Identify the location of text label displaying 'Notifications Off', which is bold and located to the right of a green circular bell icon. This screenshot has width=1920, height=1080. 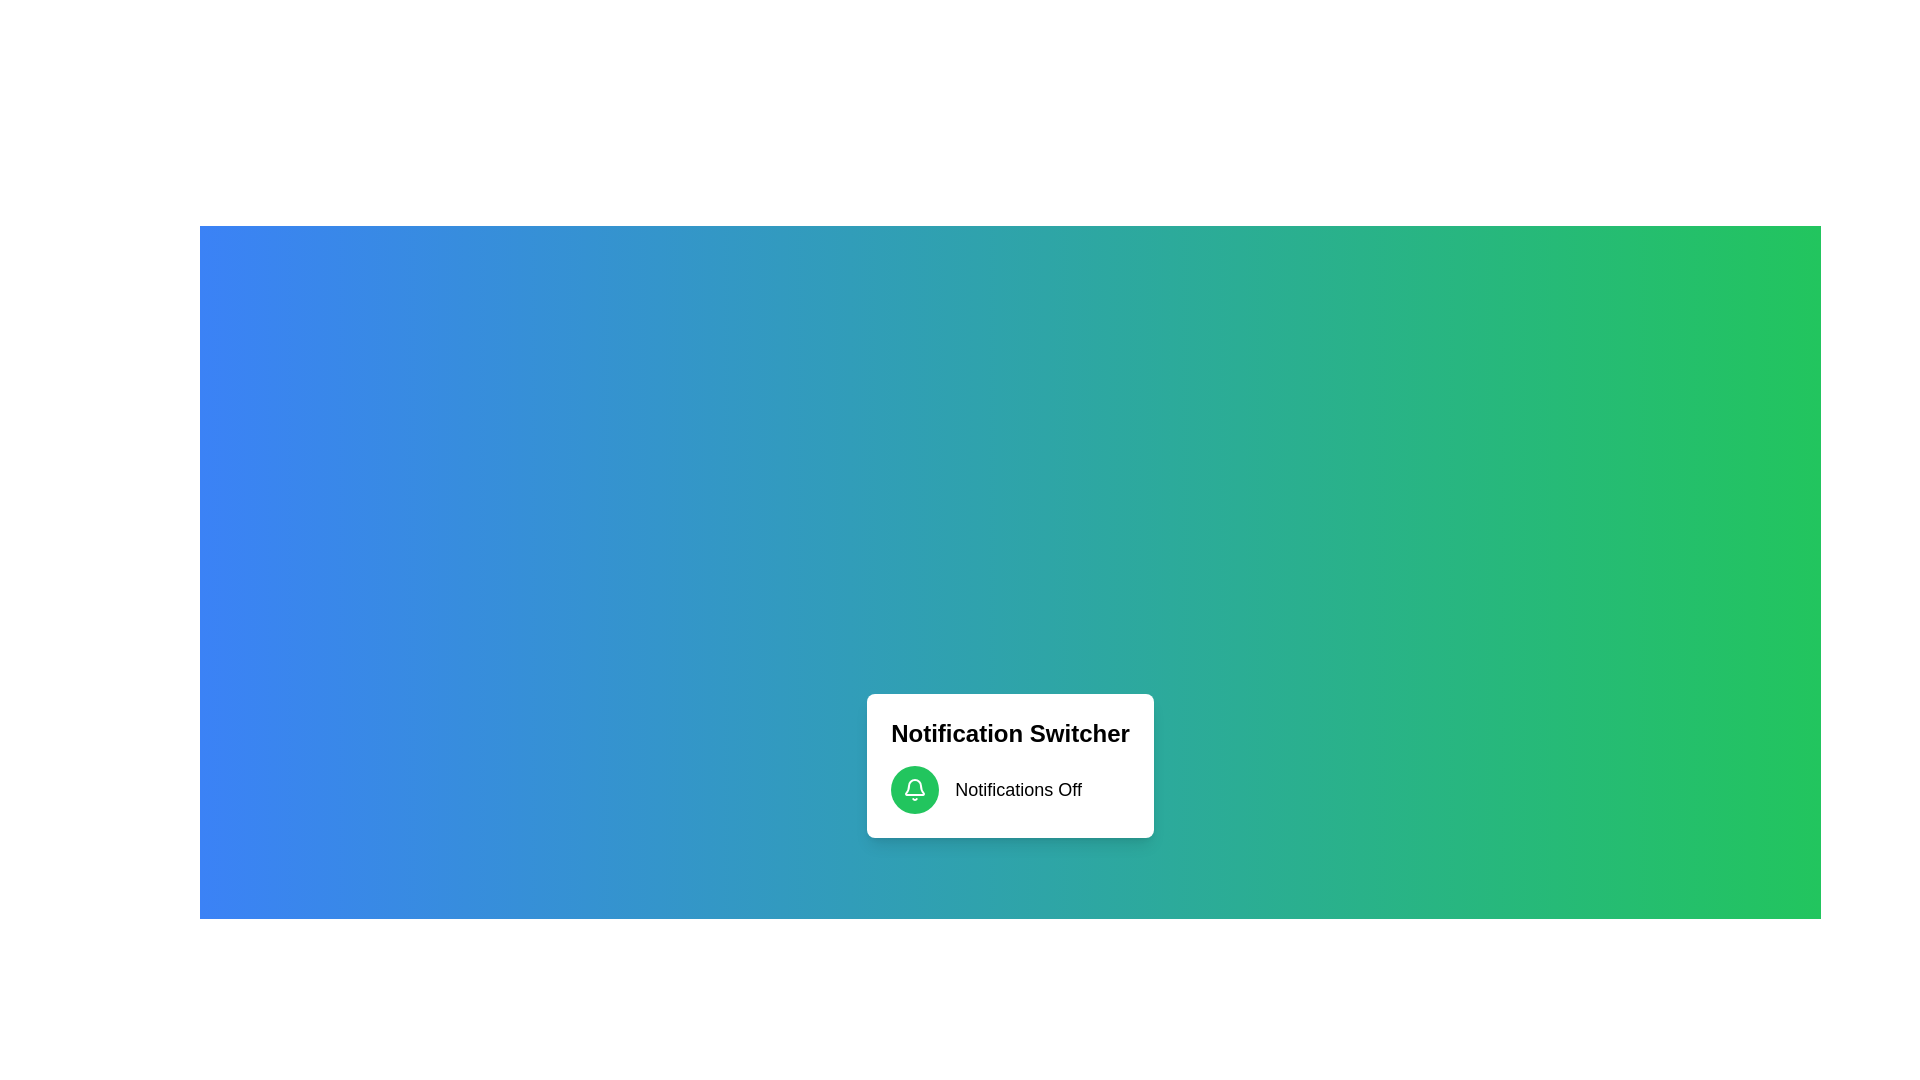
(1018, 789).